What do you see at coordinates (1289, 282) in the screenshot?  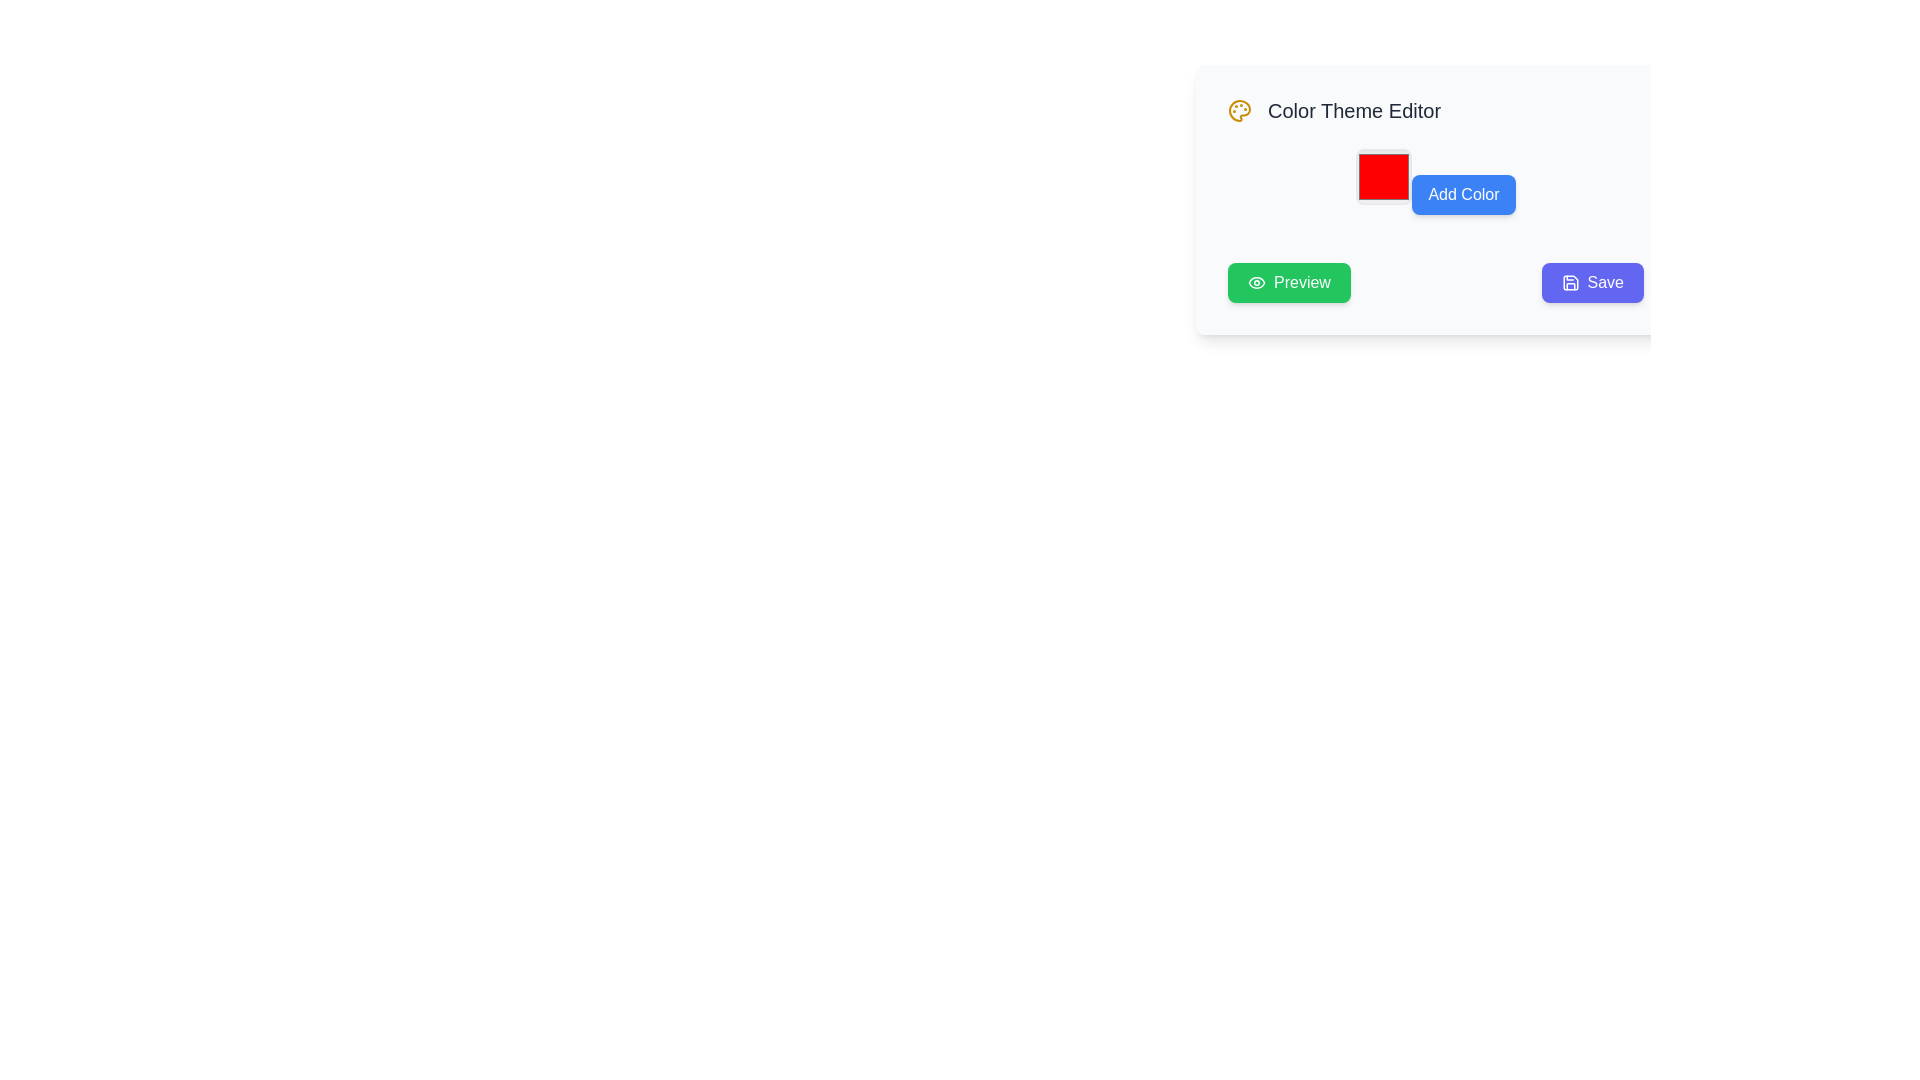 I see `the green 'Preview' button with rounded corners` at bounding box center [1289, 282].